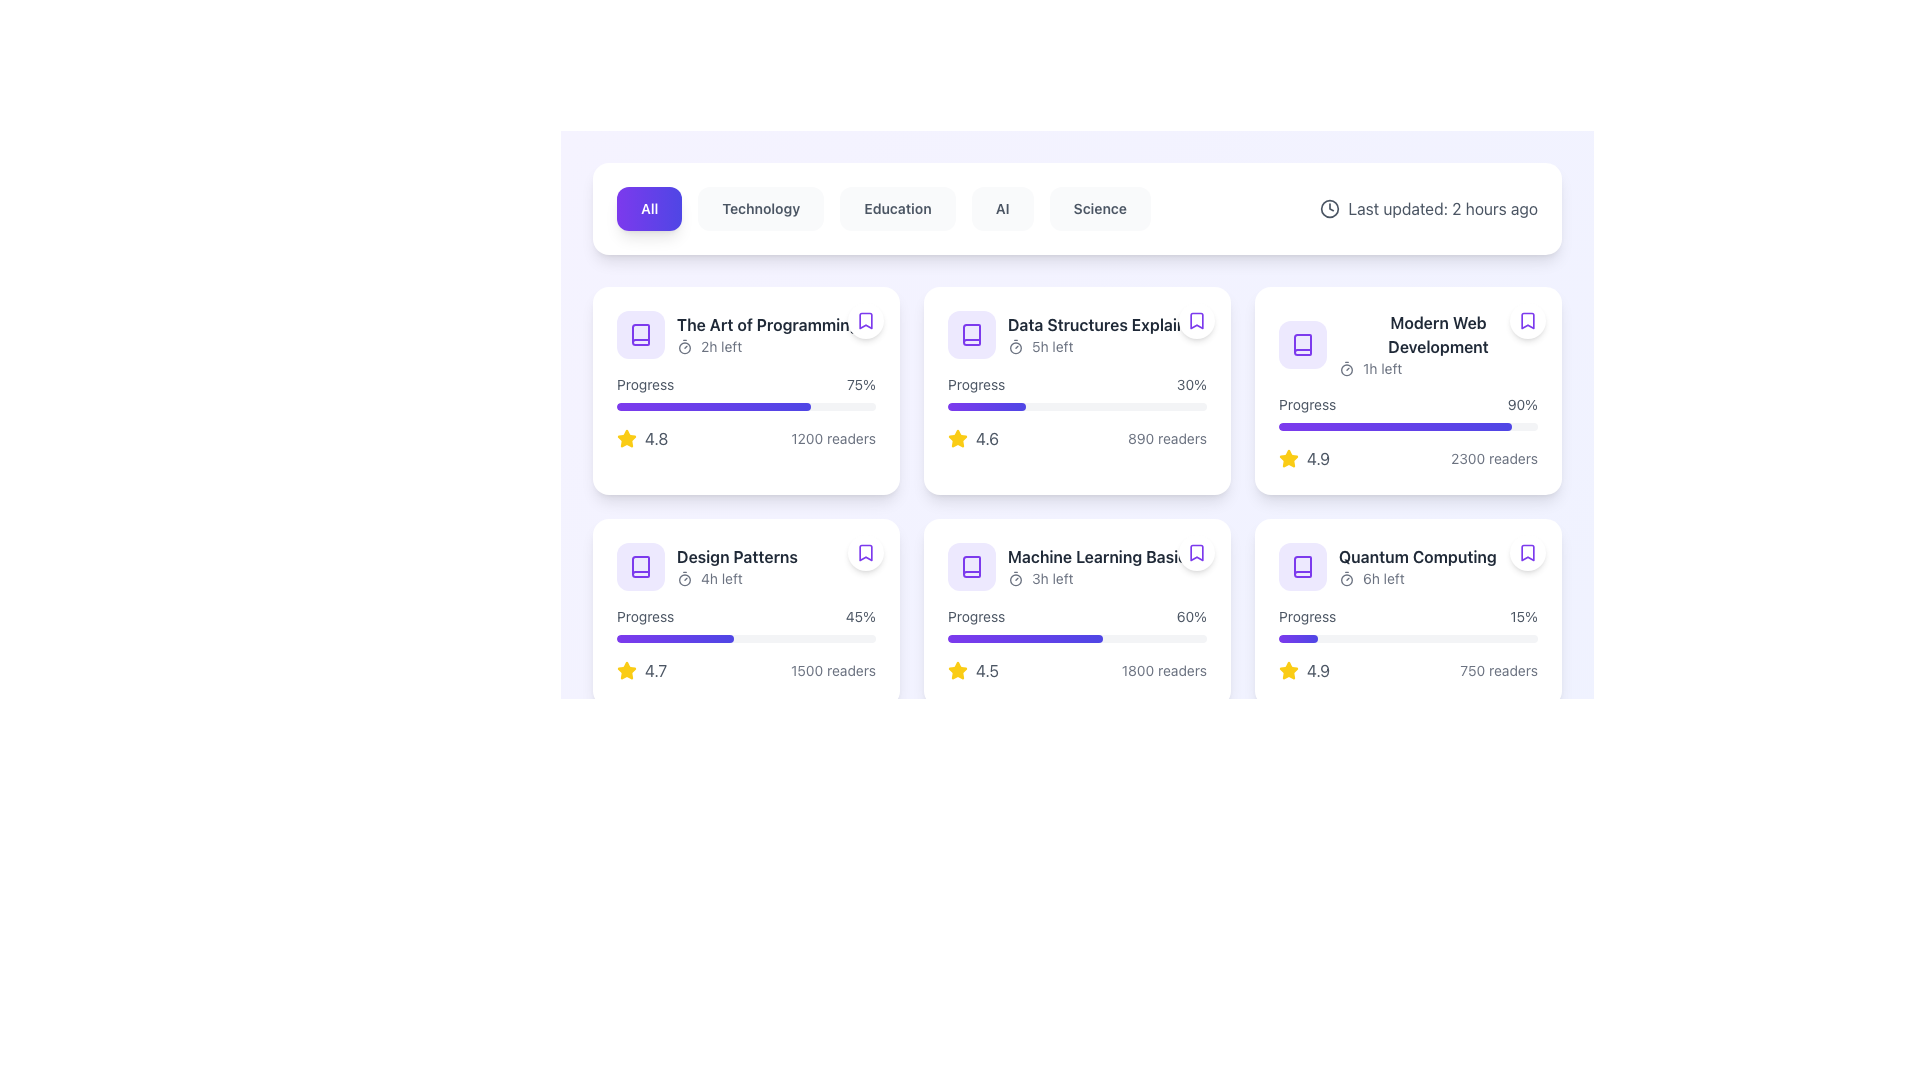 Image resolution: width=1920 pixels, height=1080 pixels. I want to click on the informational text label that displays the progress percentage, located to the right of the 'Progress' label in the card of the second row and third column of the grid layout, so click(1191, 616).